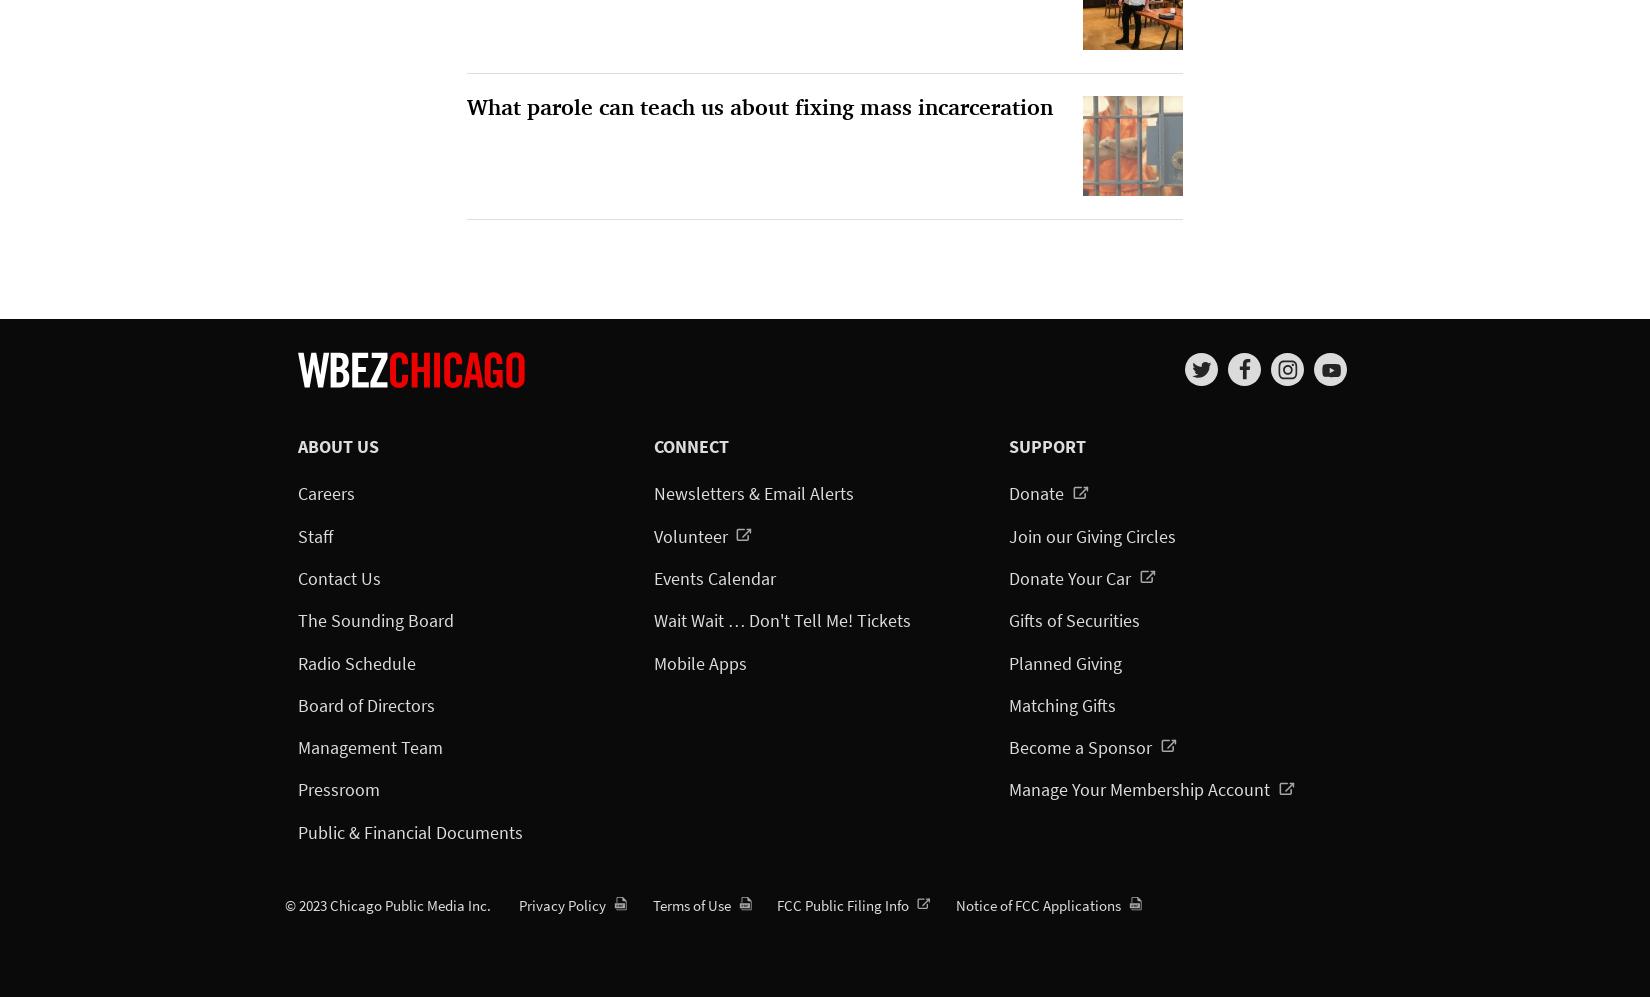 This screenshot has height=997, width=1650. Describe the element at coordinates (370, 747) in the screenshot. I see `'Management Team'` at that location.